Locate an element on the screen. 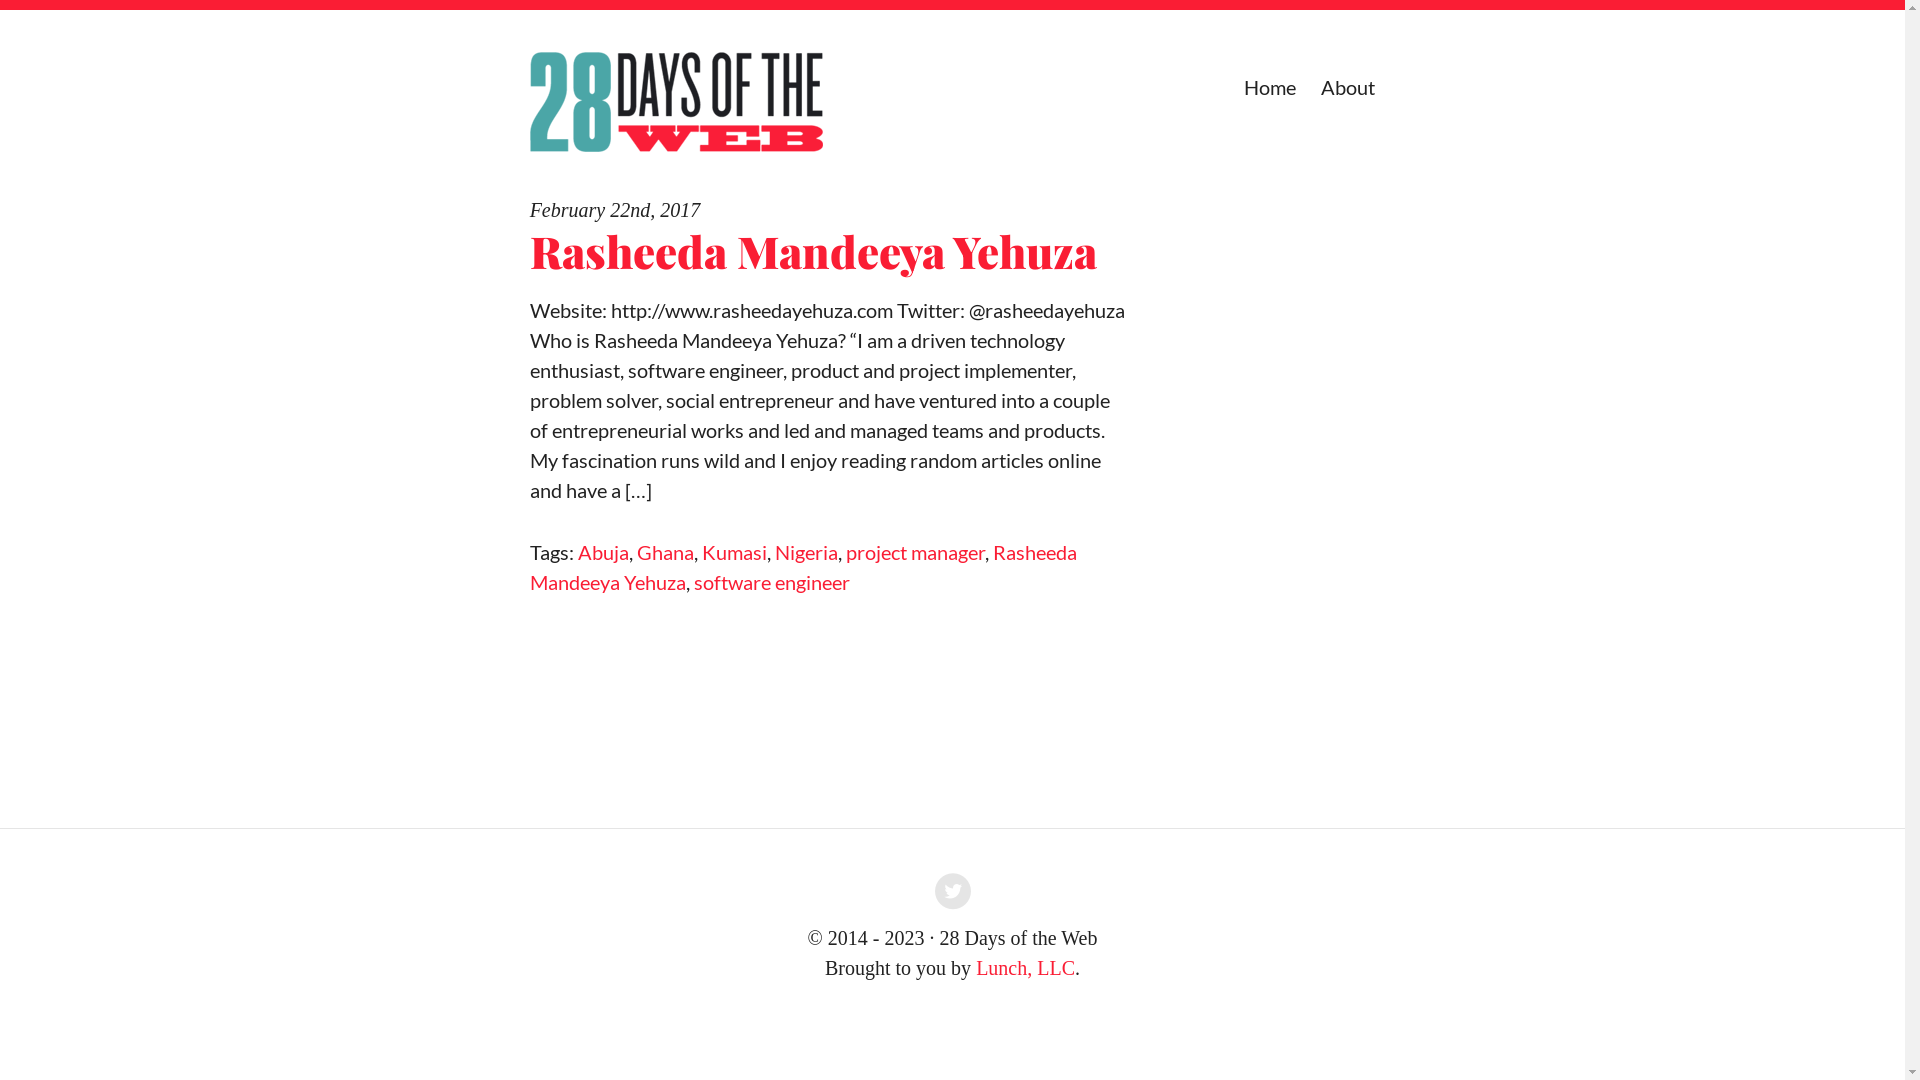 This screenshot has width=1920, height=1080. 'project manager' is located at coordinates (845, 551).